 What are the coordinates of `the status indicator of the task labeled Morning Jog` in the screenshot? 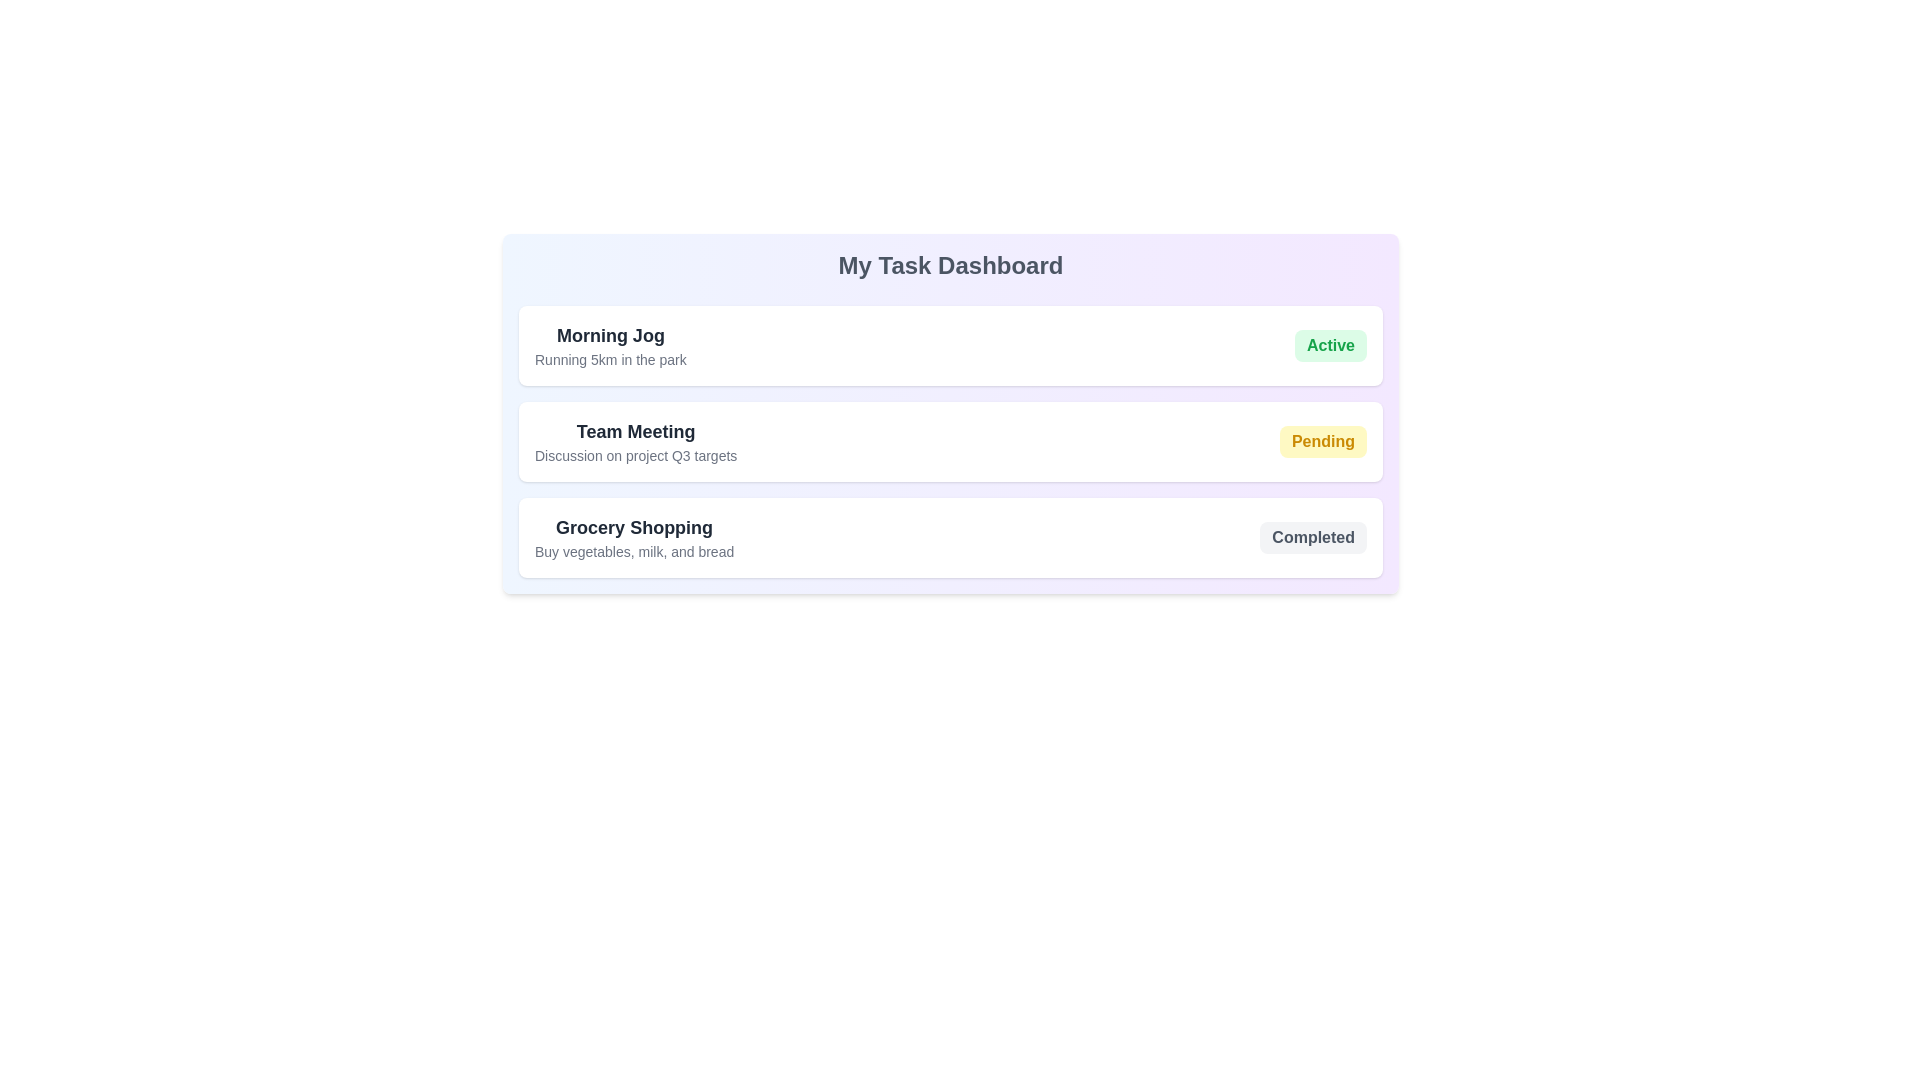 It's located at (1330, 345).